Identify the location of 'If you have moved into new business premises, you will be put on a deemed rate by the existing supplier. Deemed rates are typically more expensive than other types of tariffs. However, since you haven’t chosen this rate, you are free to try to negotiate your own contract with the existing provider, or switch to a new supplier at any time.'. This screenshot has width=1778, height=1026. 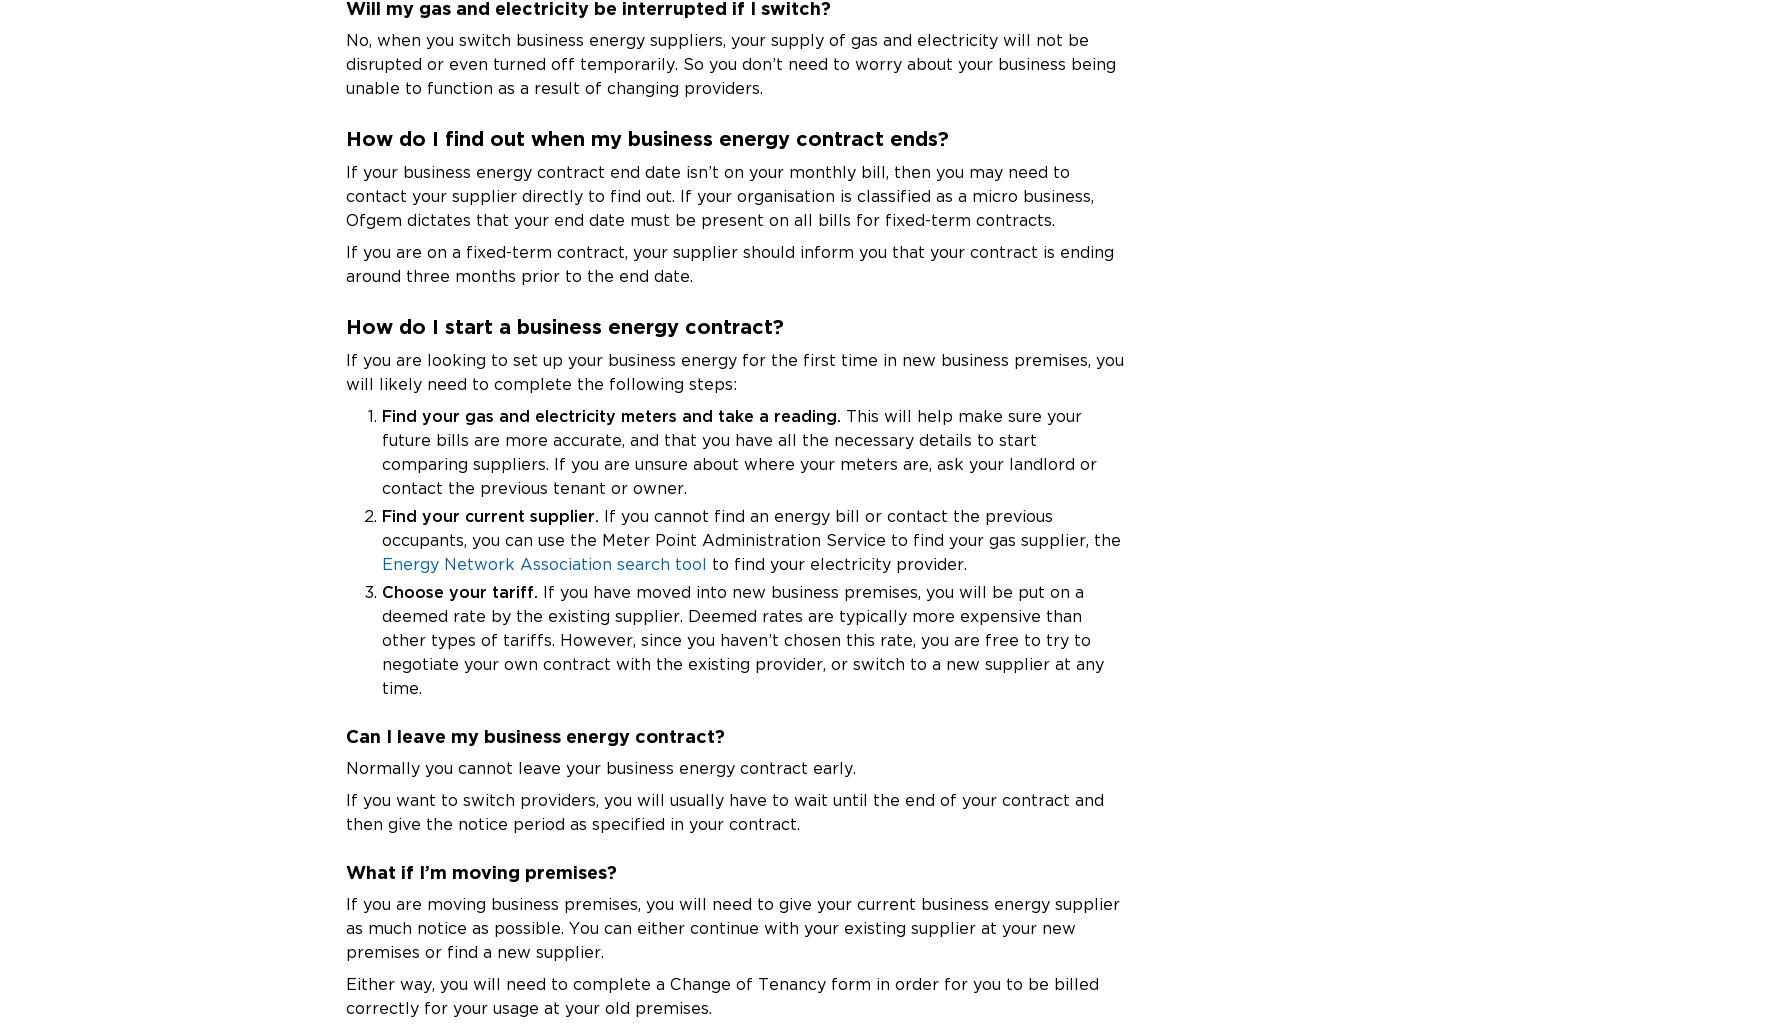
(742, 639).